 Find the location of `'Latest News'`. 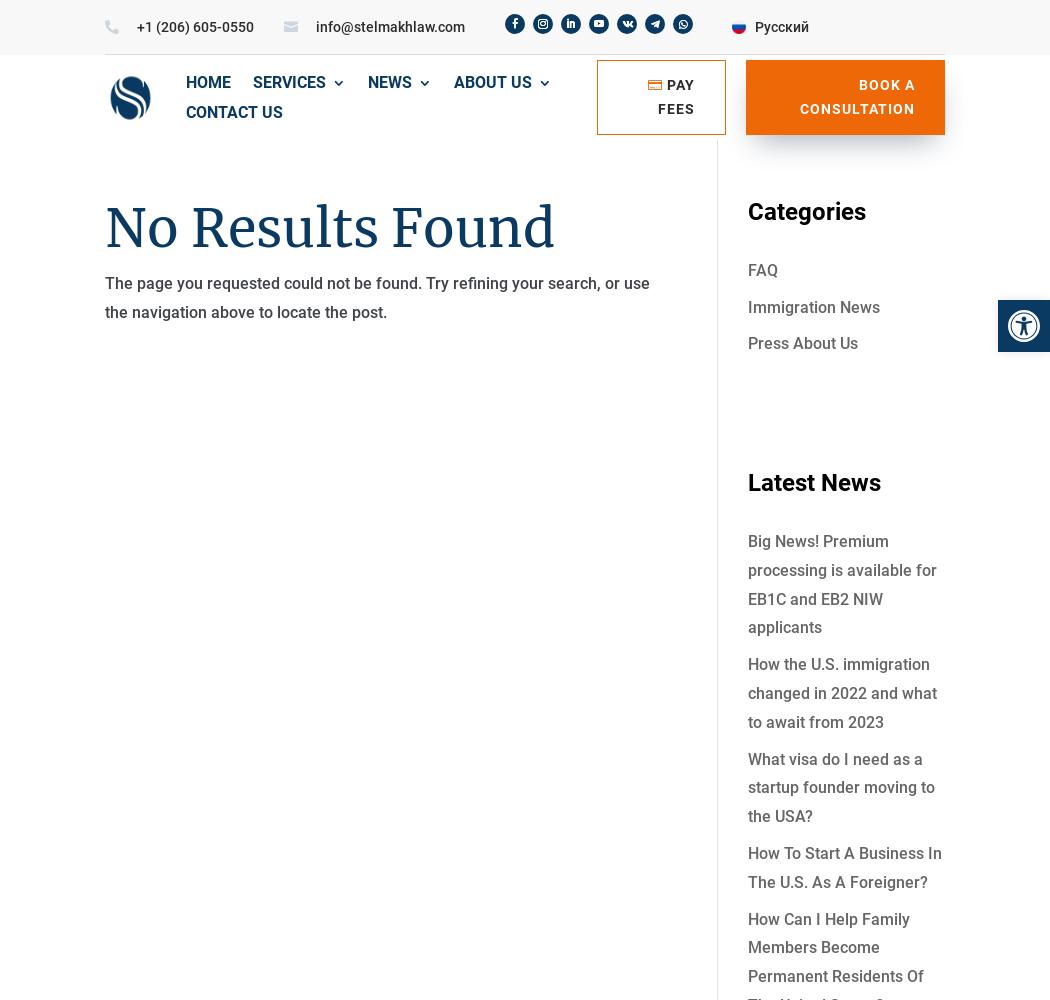

'Latest News' is located at coordinates (813, 482).